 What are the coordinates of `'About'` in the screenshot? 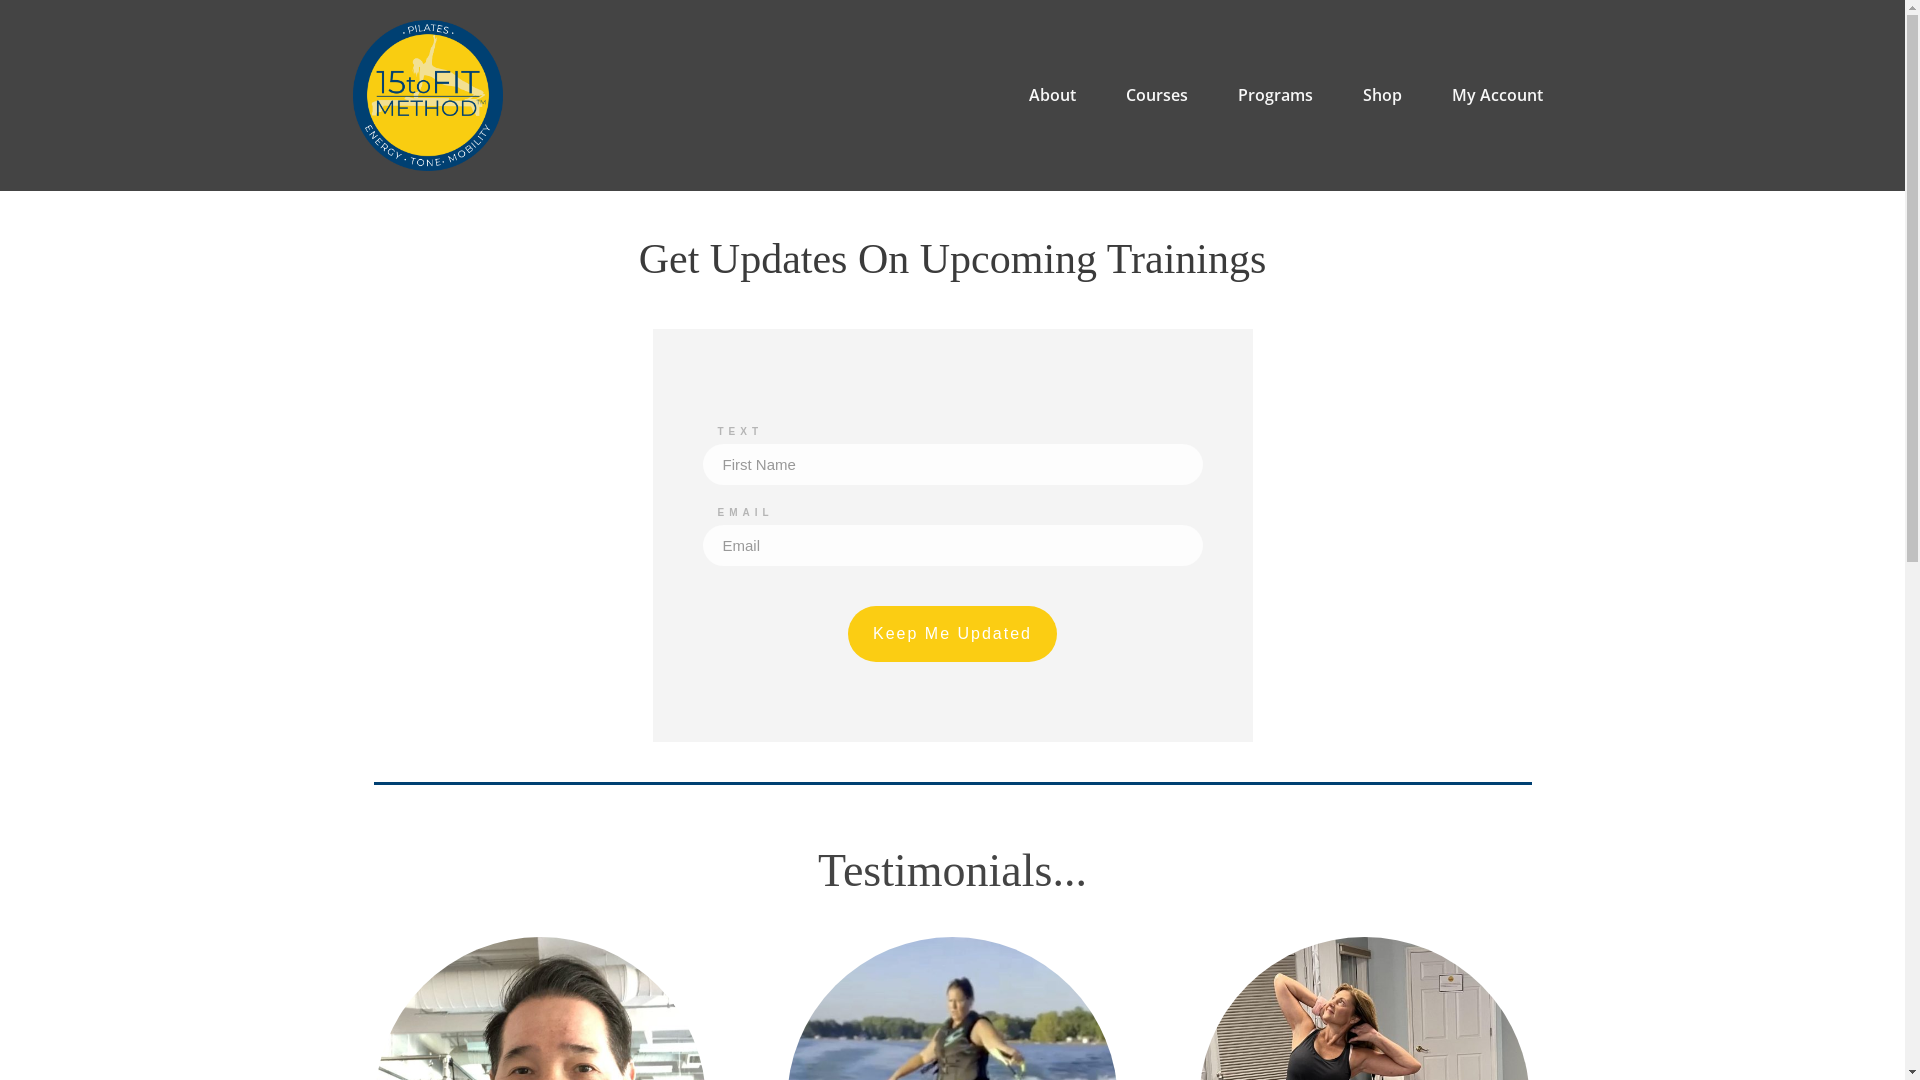 It's located at (1050, 95).